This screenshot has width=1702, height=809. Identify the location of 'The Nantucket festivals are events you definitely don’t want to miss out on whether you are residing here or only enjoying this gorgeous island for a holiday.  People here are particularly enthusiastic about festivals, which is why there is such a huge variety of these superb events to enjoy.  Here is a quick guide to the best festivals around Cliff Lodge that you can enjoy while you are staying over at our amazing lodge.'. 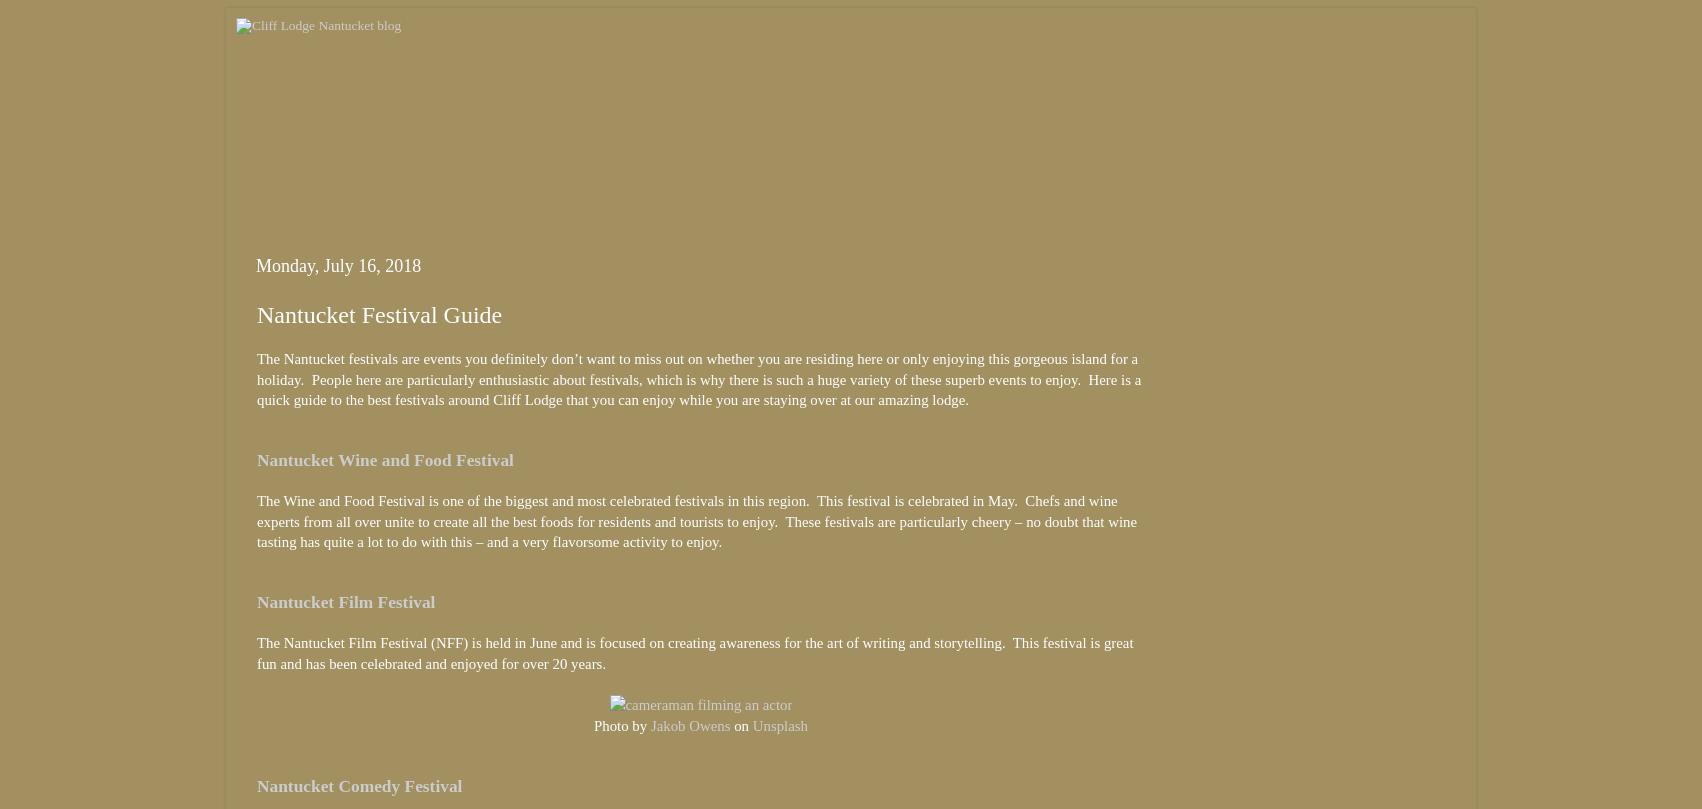
(699, 379).